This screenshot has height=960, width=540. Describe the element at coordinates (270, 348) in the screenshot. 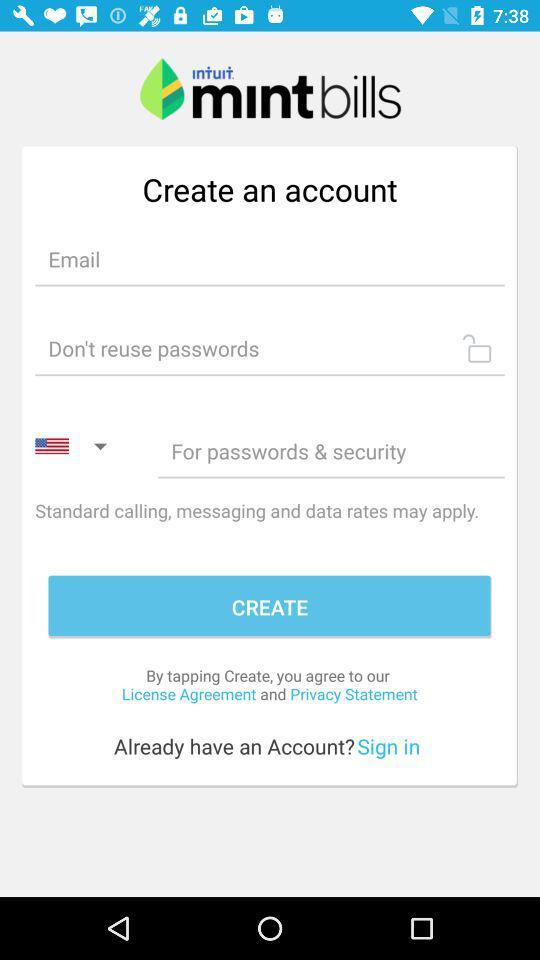

I see `password input section` at that location.